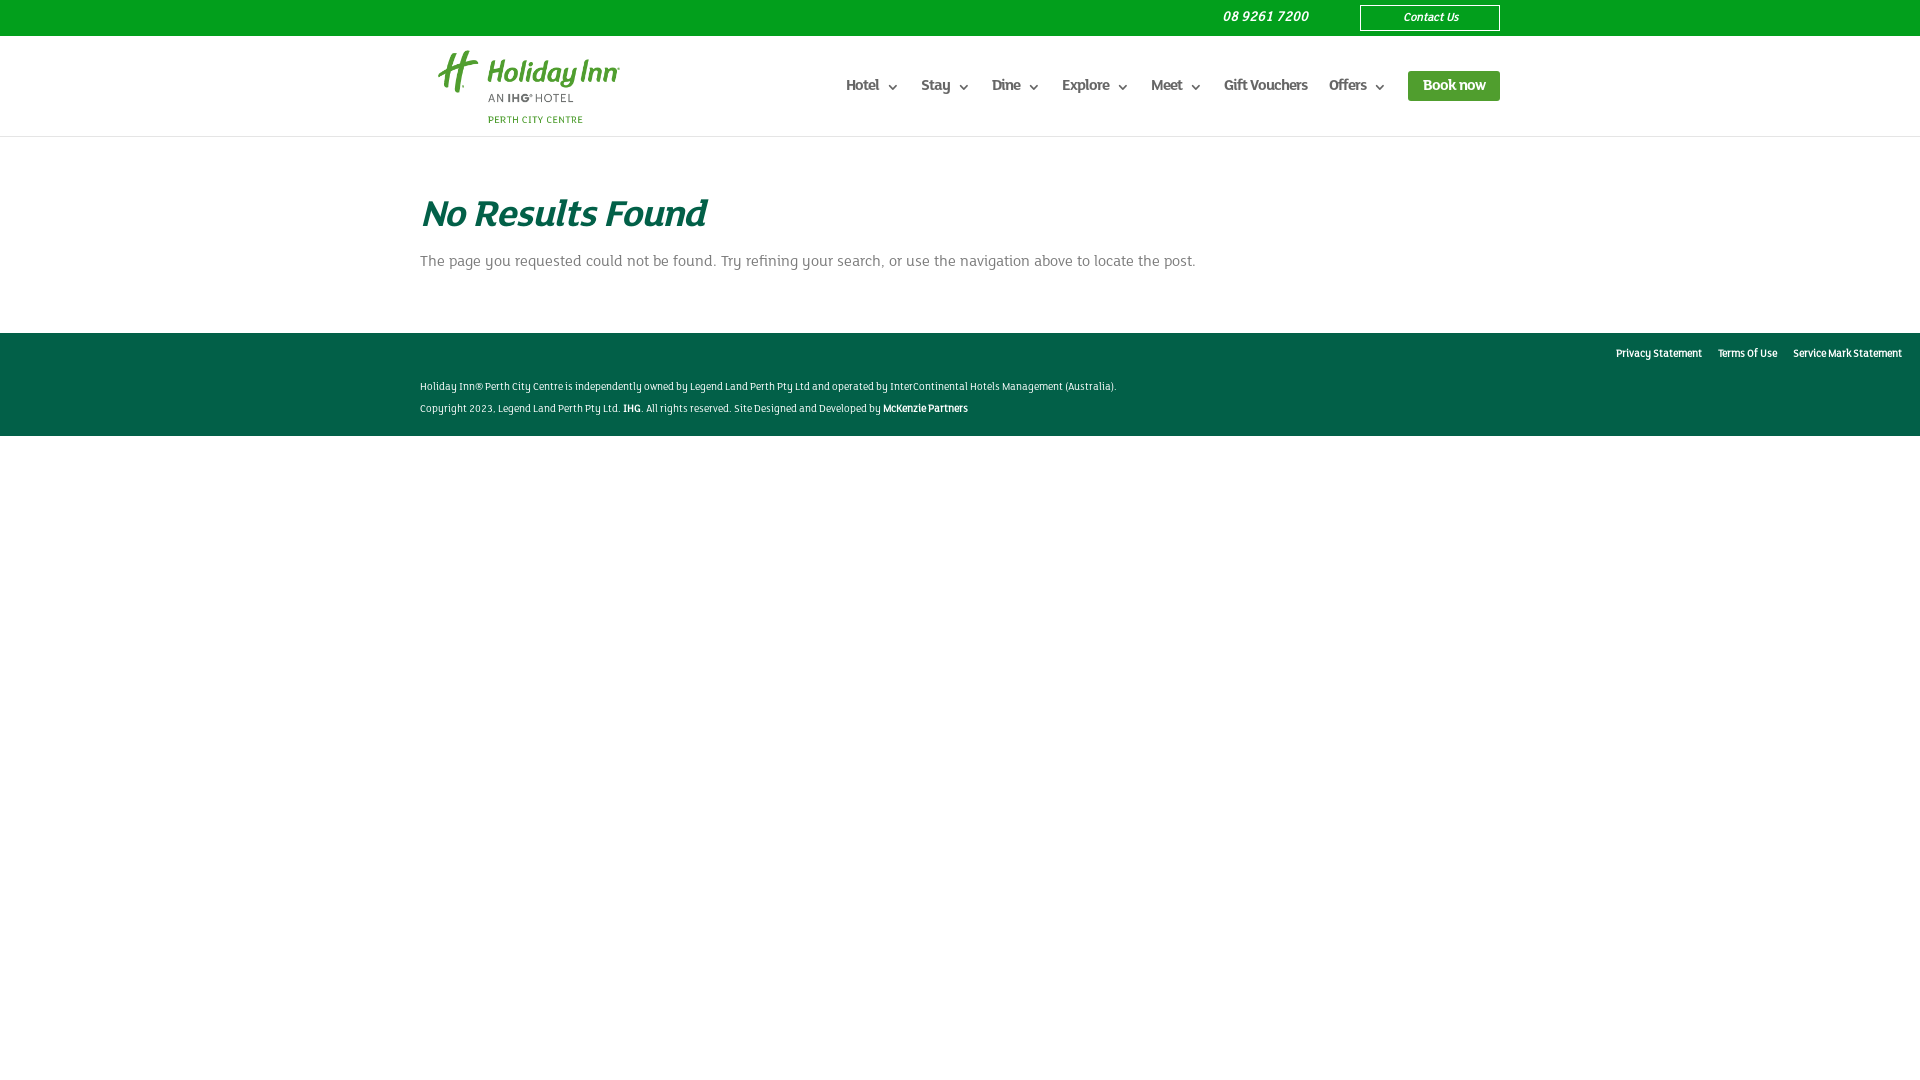  What do you see at coordinates (1264, 100) in the screenshot?
I see `'Gift Vouchers'` at bounding box center [1264, 100].